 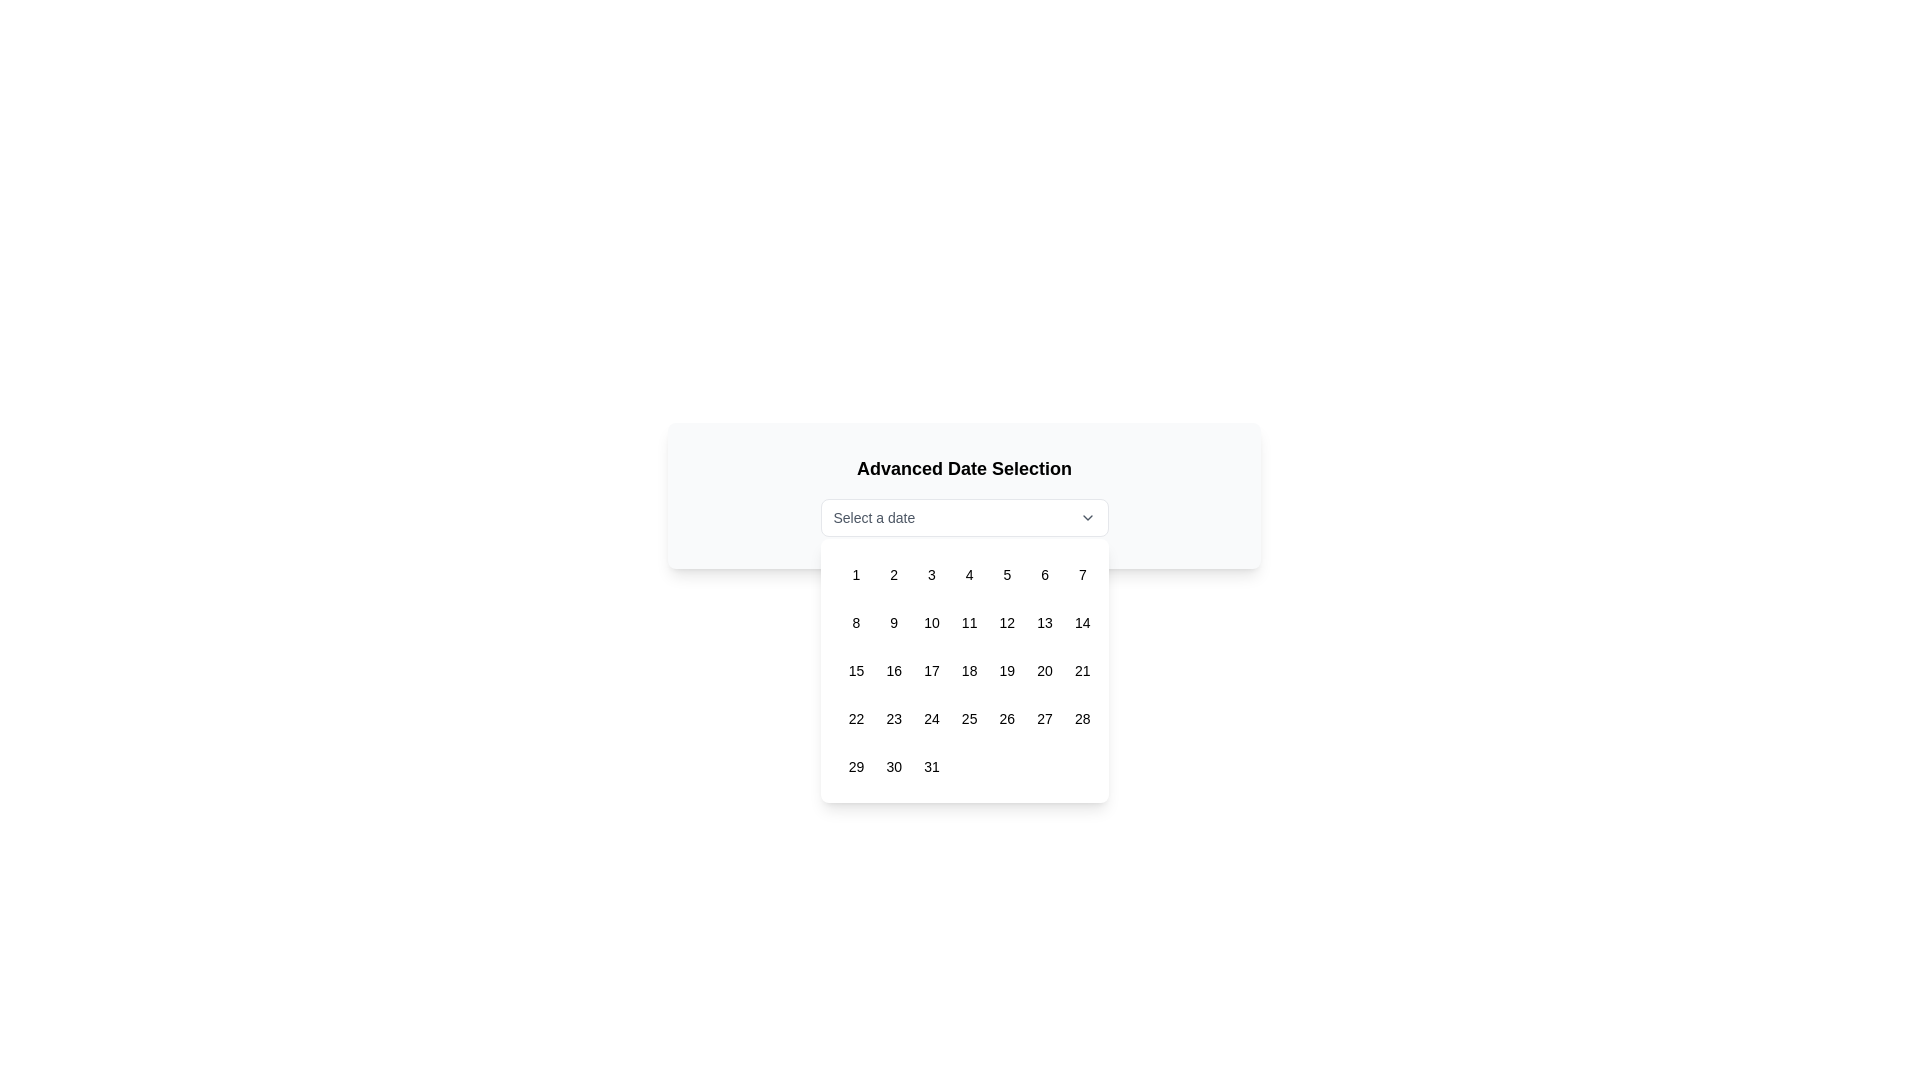 What do you see at coordinates (930, 574) in the screenshot?
I see `the button located in the first row, third column of the calendar` at bounding box center [930, 574].